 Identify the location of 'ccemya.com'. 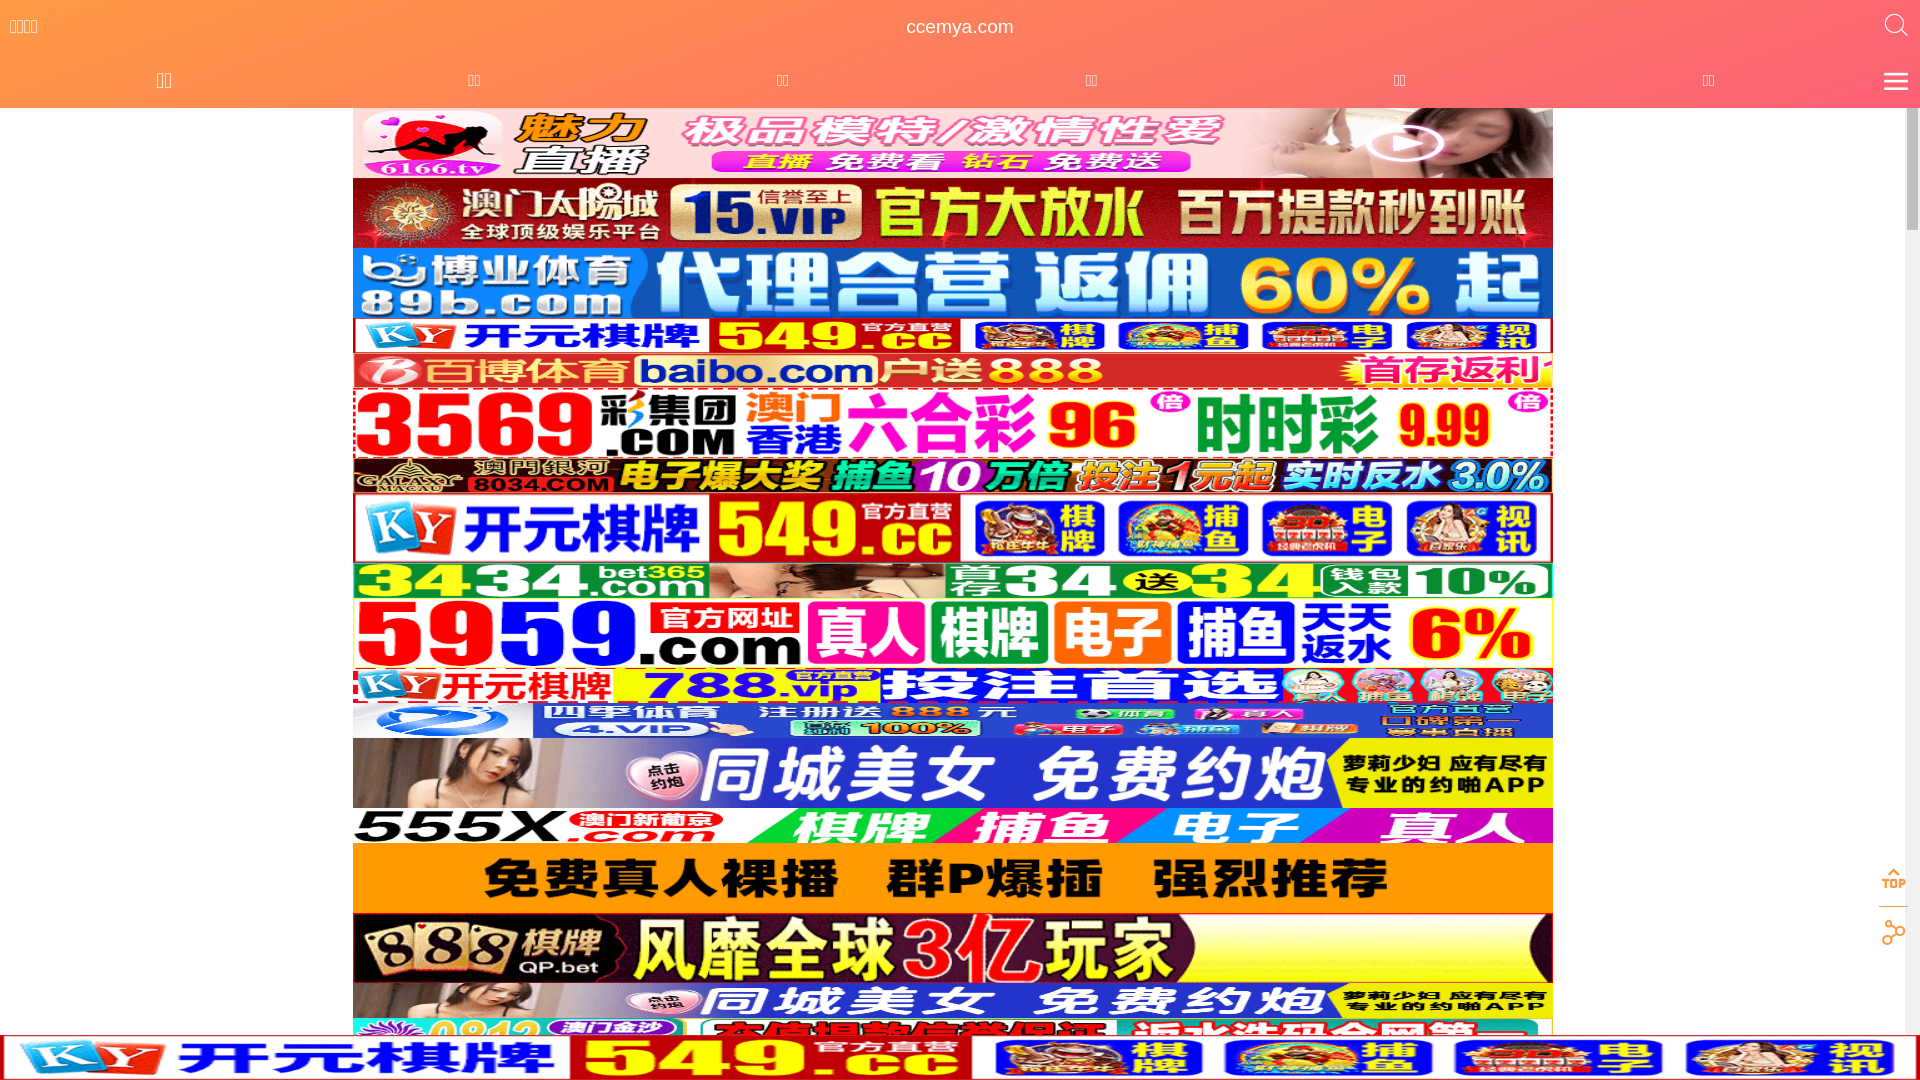
(960, 27).